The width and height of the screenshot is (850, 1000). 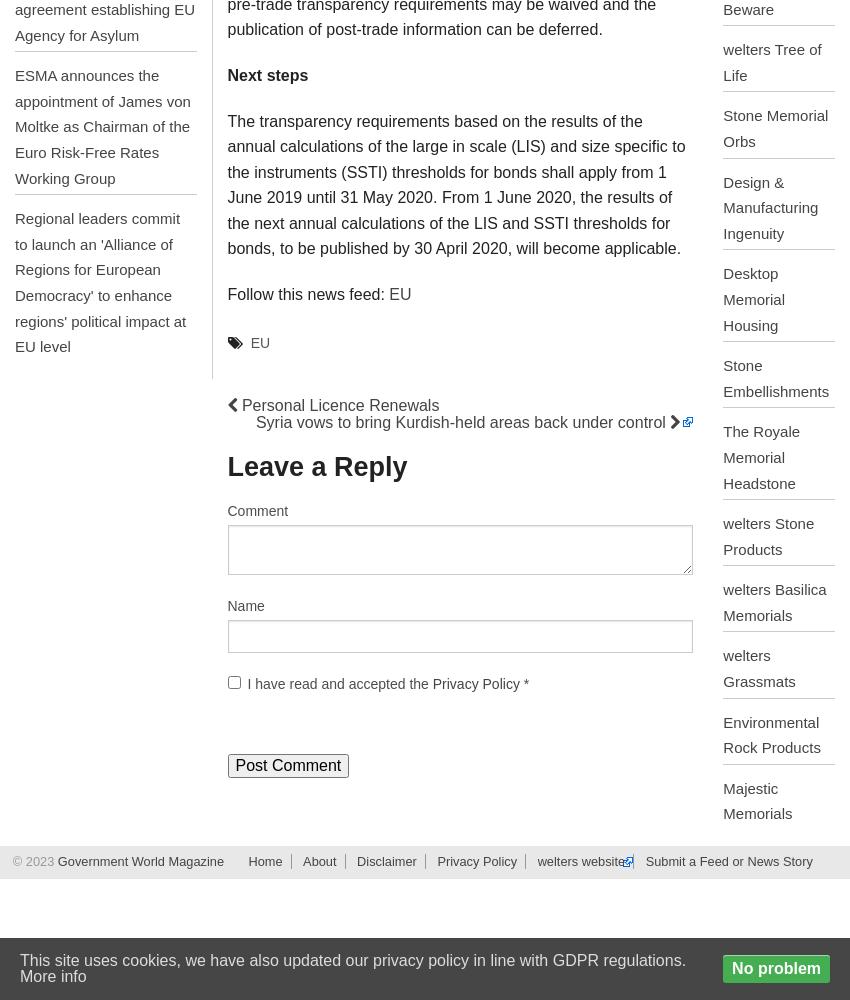 What do you see at coordinates (352, 959) in the screenshot?
I see `'This site uses cookies, we have also updated our privacy policy in line with GDPR regulations.'` at bounding box center [352, 959].